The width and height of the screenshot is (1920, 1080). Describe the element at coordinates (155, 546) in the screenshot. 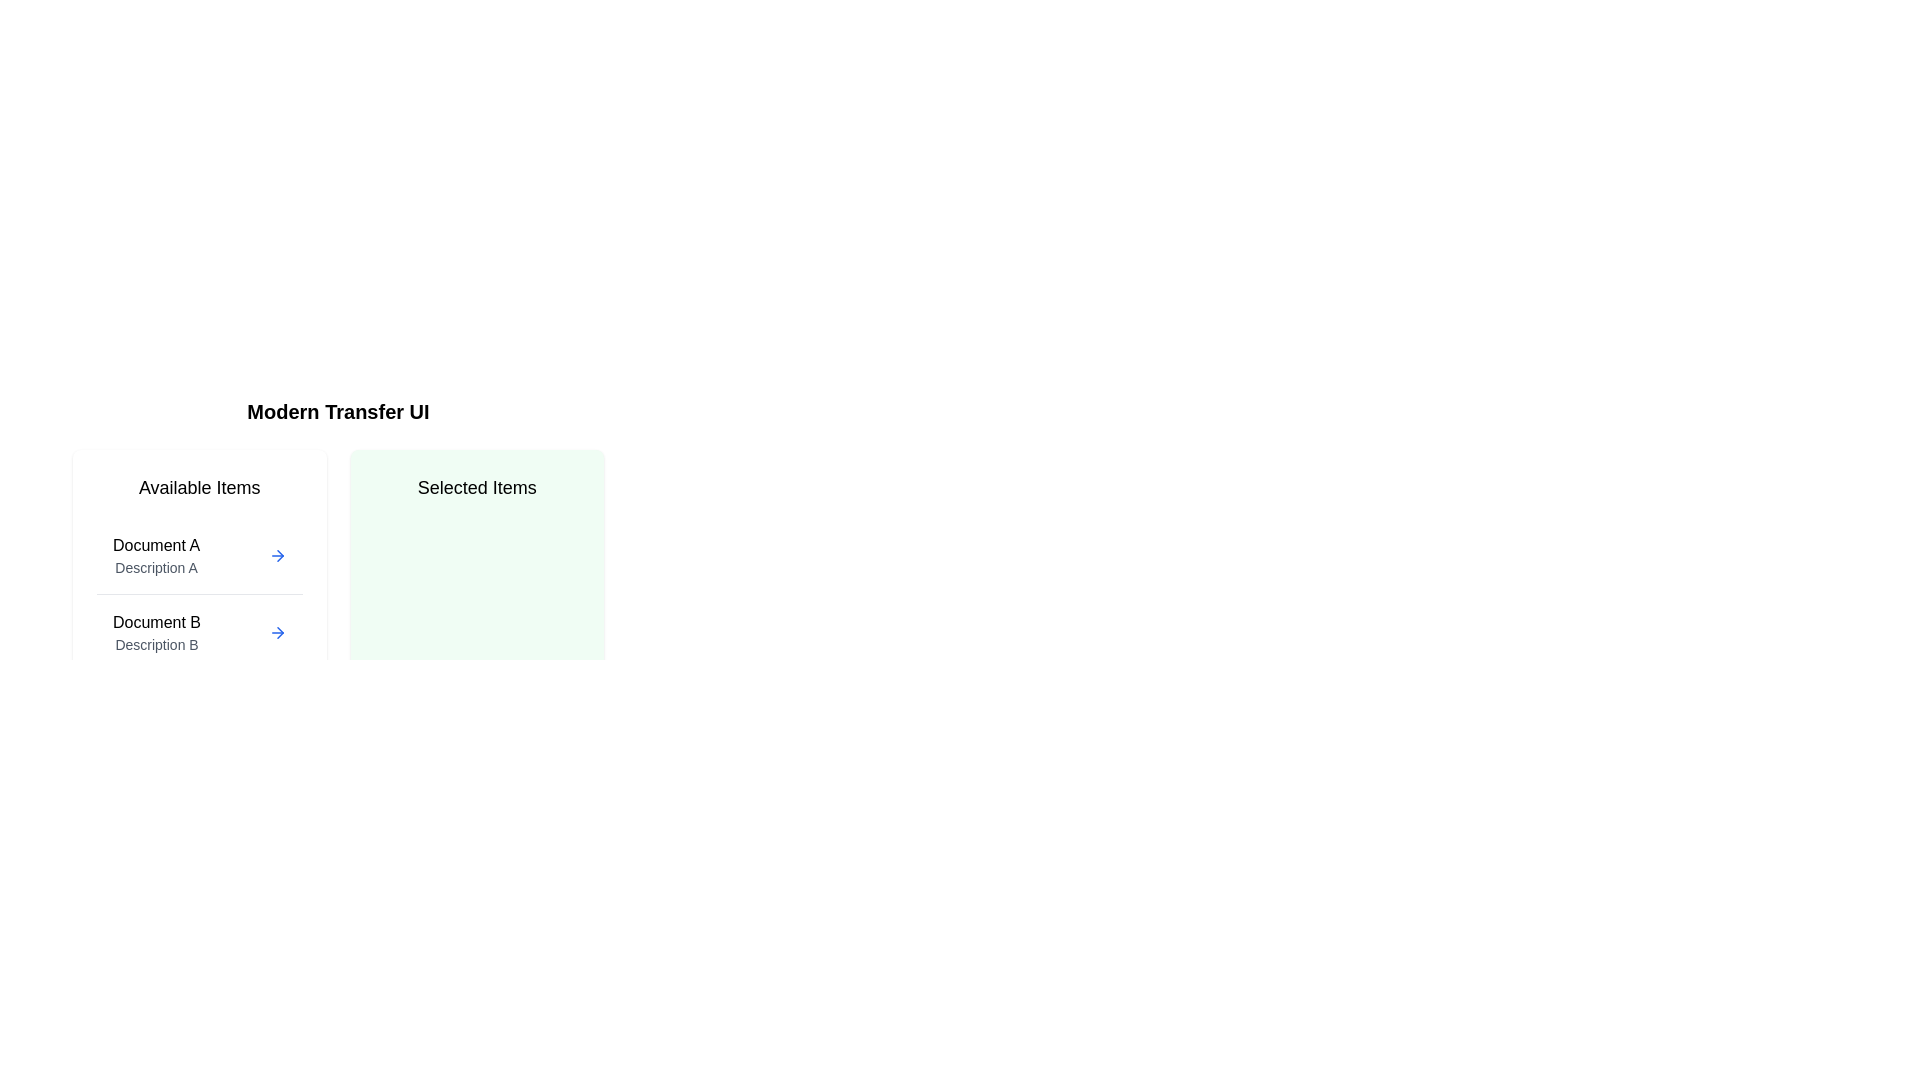

I see `the static text label displaying 'Document A', which is positioned at the top of the item description in the left column of 'Available Items'` at that location.